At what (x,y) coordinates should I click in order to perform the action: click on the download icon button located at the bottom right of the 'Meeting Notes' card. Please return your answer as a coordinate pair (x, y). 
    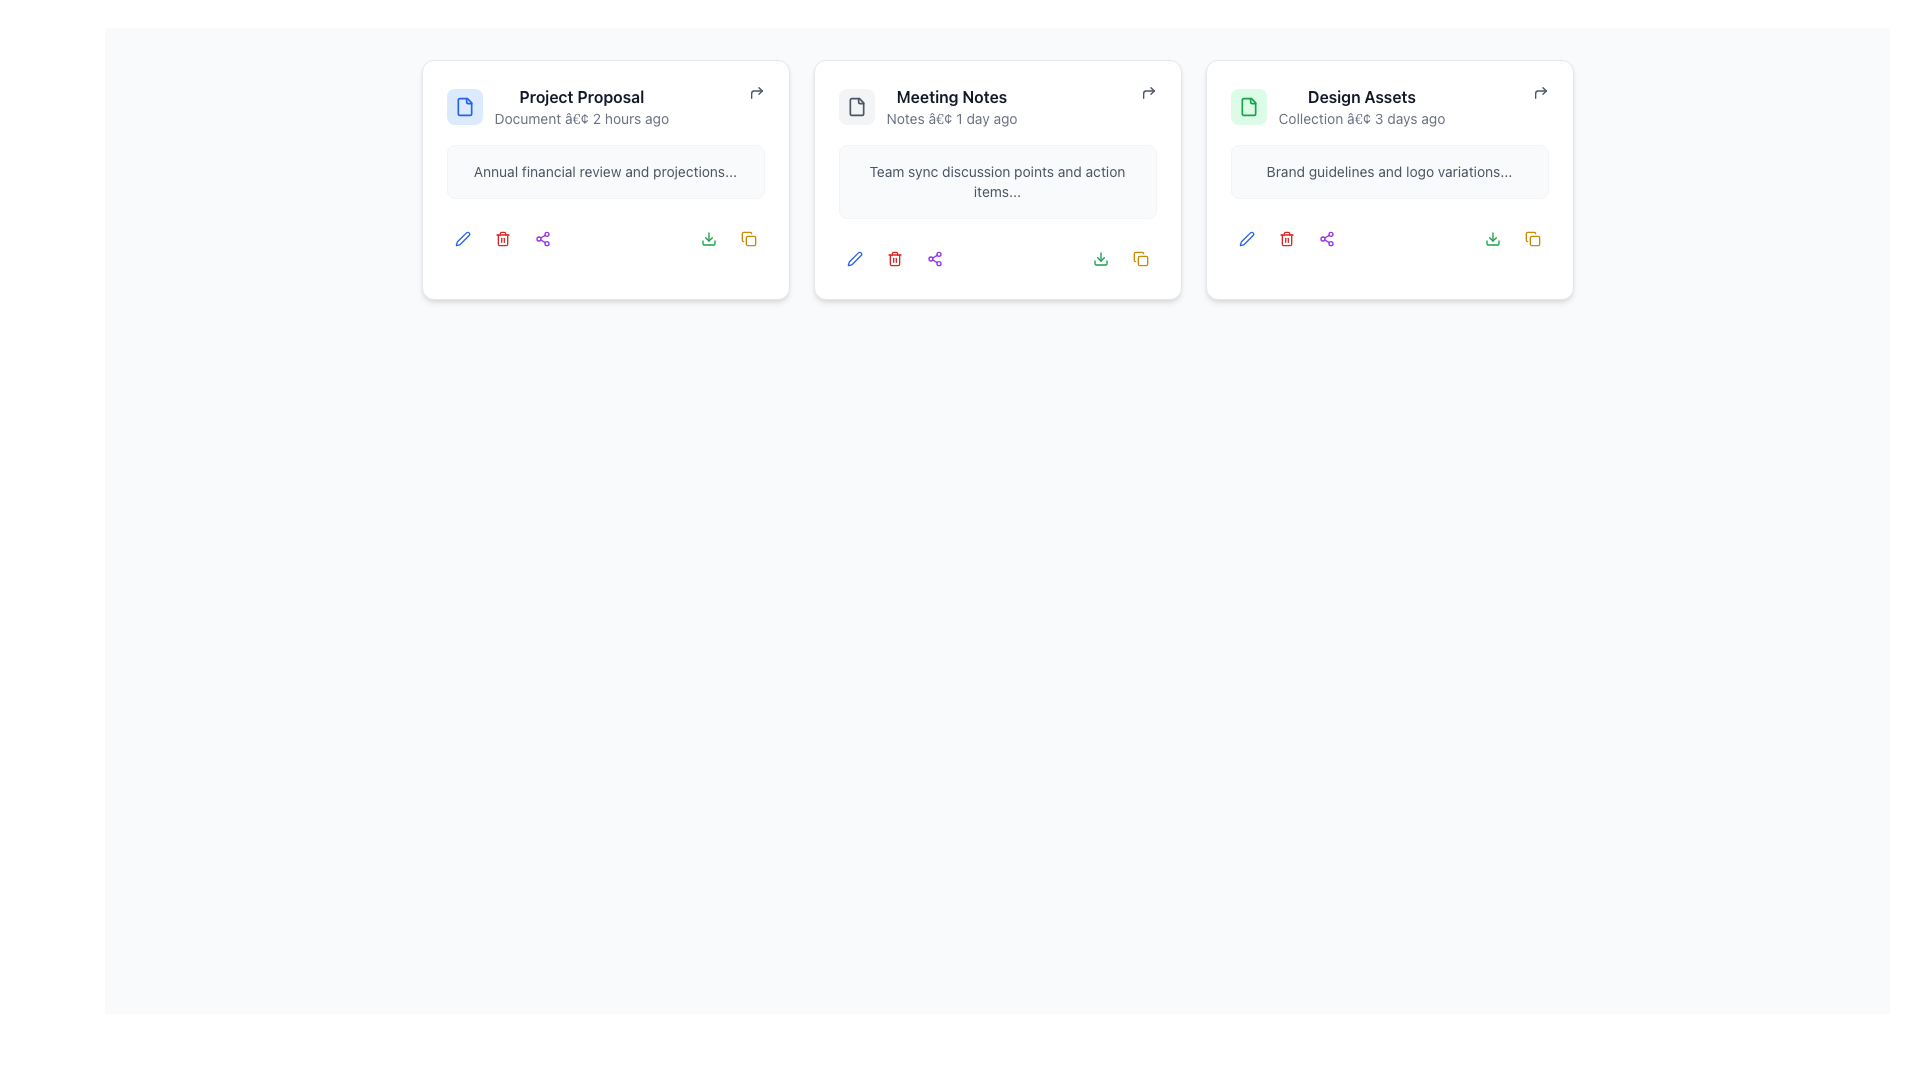
    Looking at the image, I should click on (708, 238).